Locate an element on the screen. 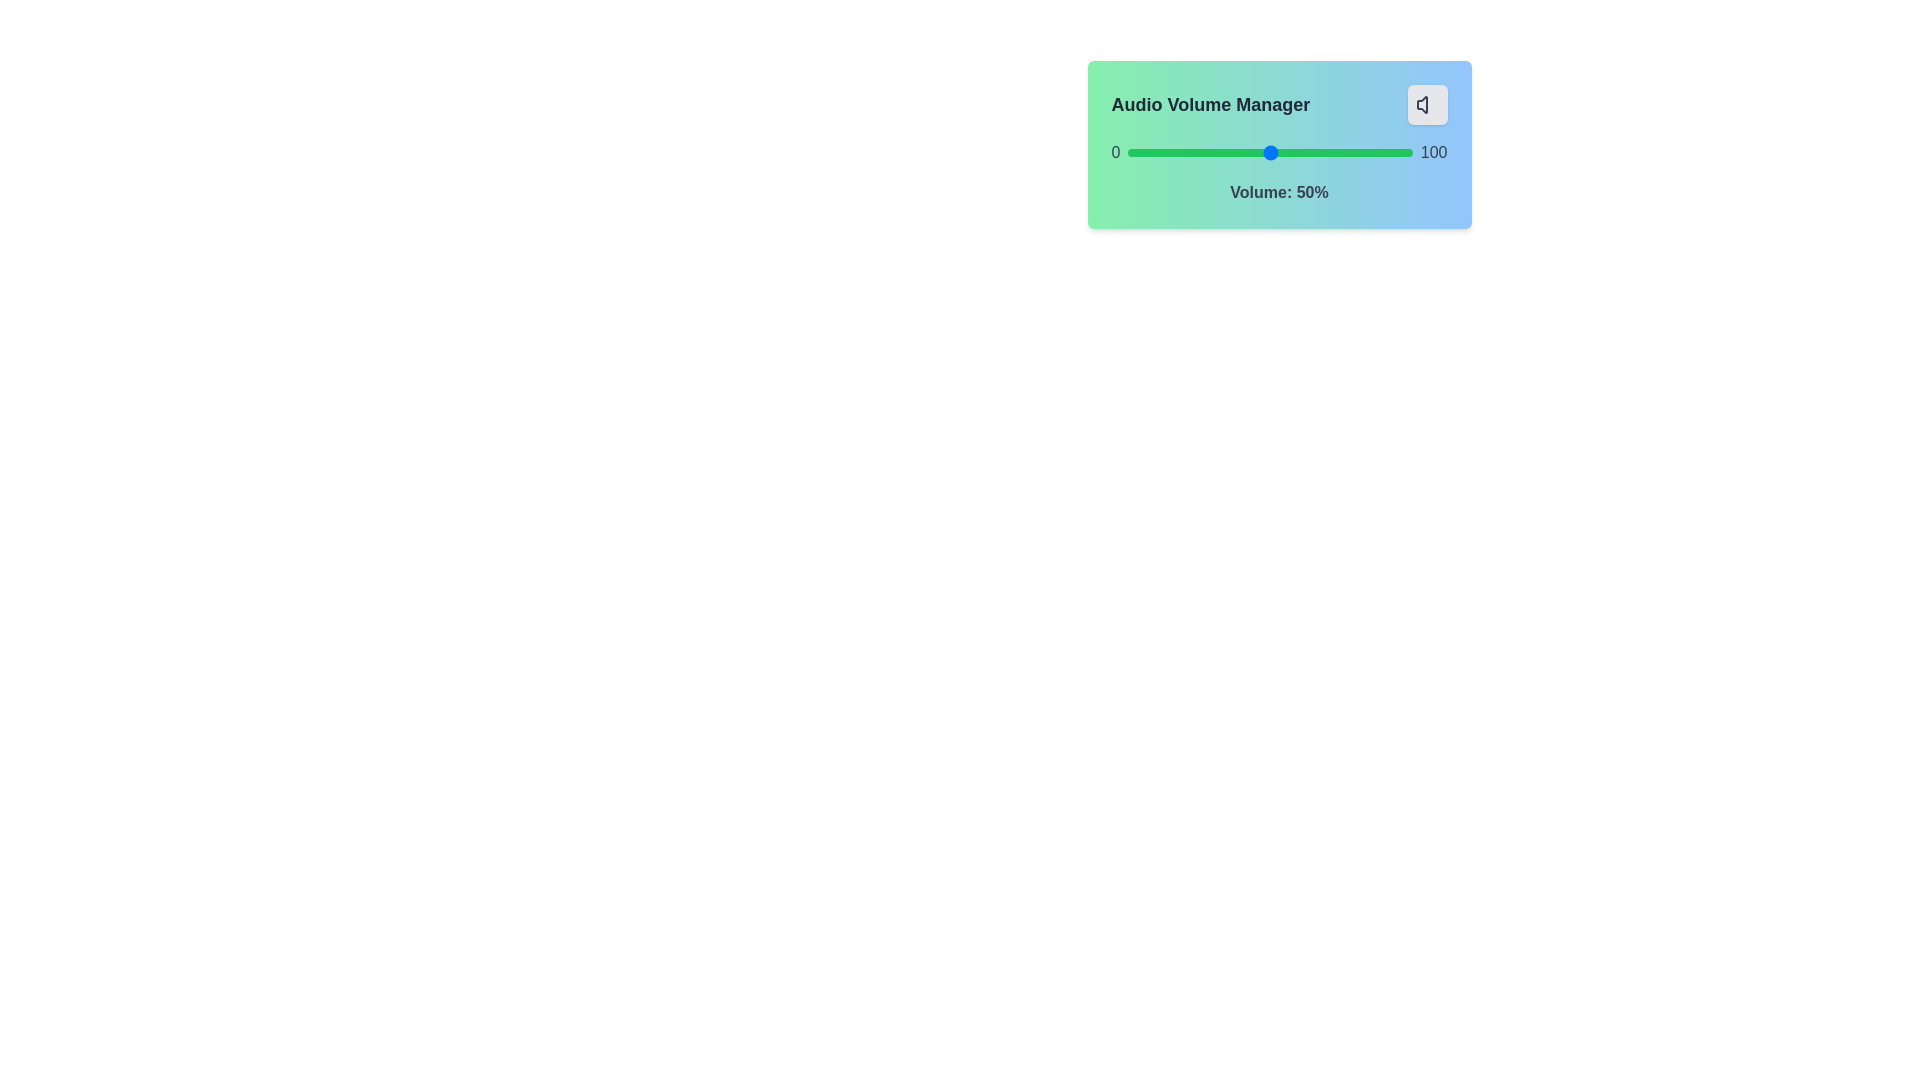 Image resolution: width=1920 pixels, height=1080 pixels. the slider is located at coordinates (1347, 152).